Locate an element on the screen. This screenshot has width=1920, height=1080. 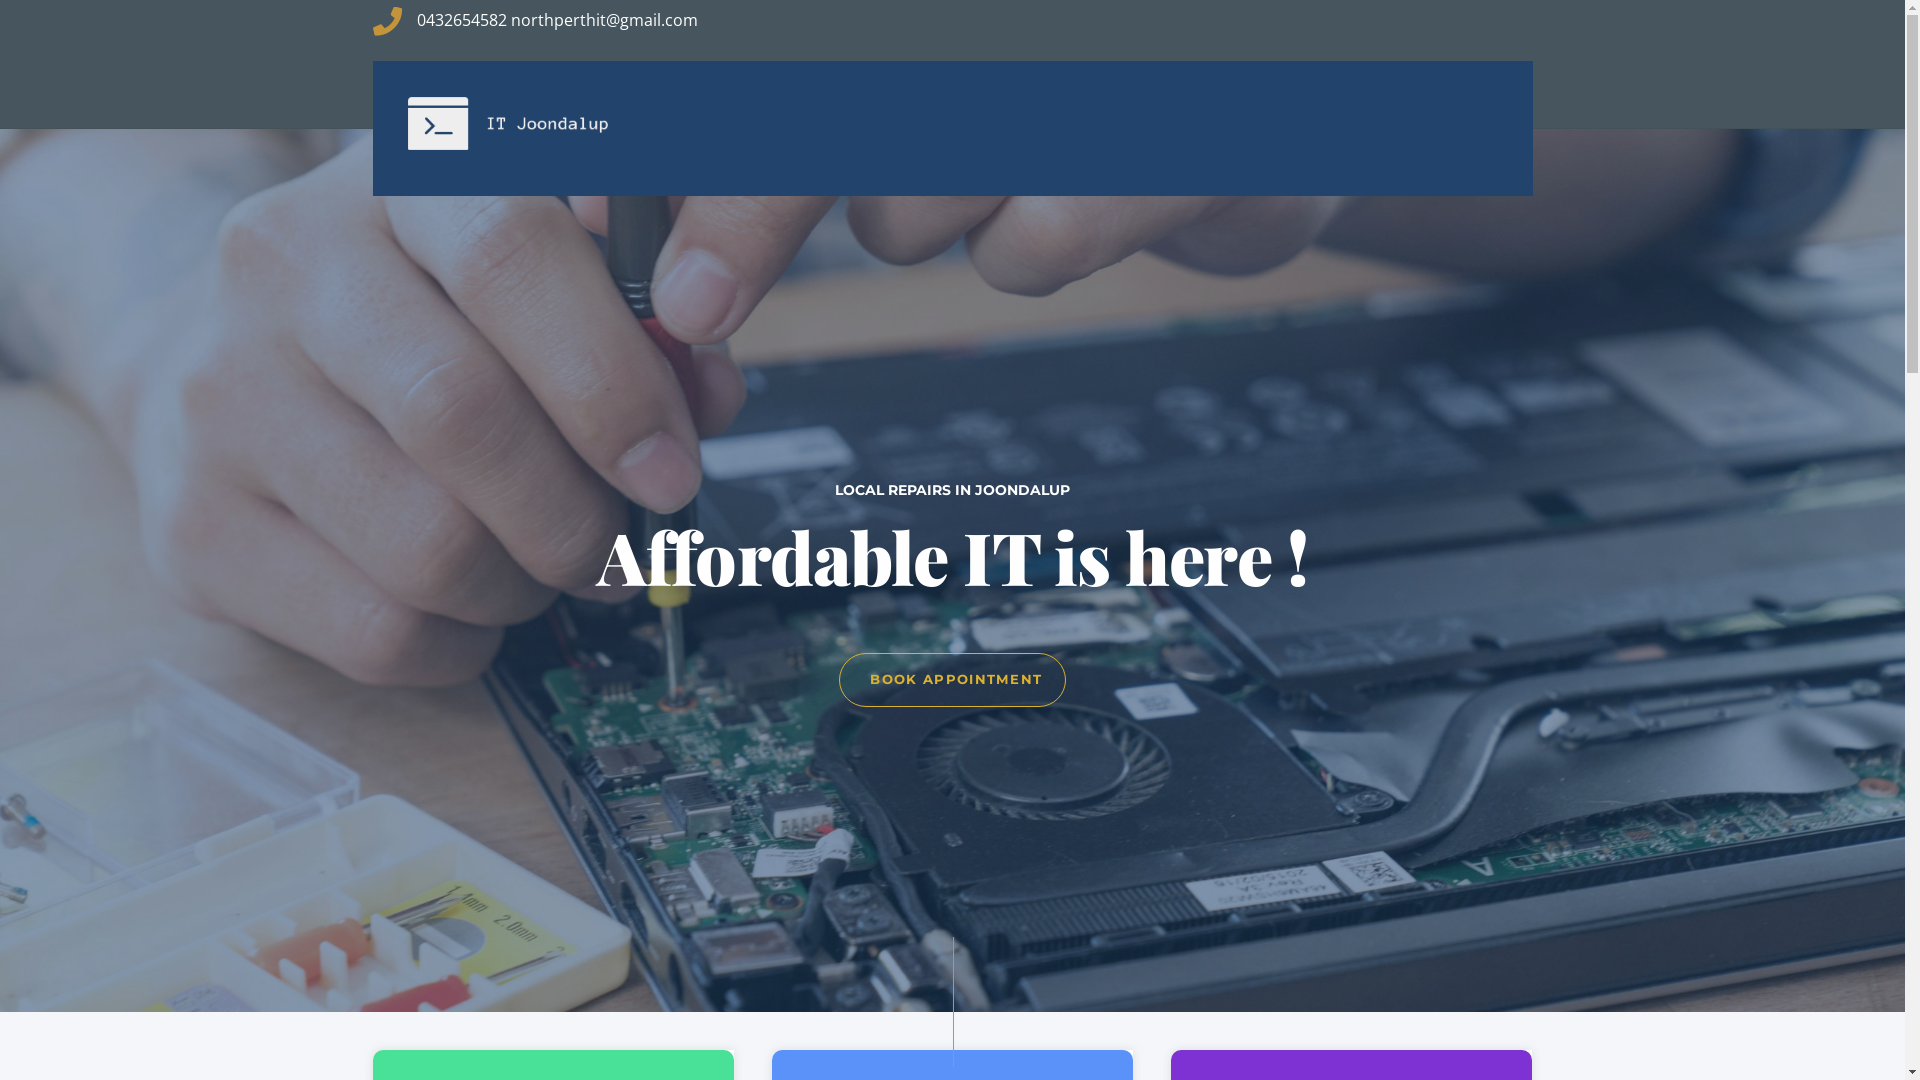
'BOOK APPOINTMENT' is located at coordinates (950, 678).